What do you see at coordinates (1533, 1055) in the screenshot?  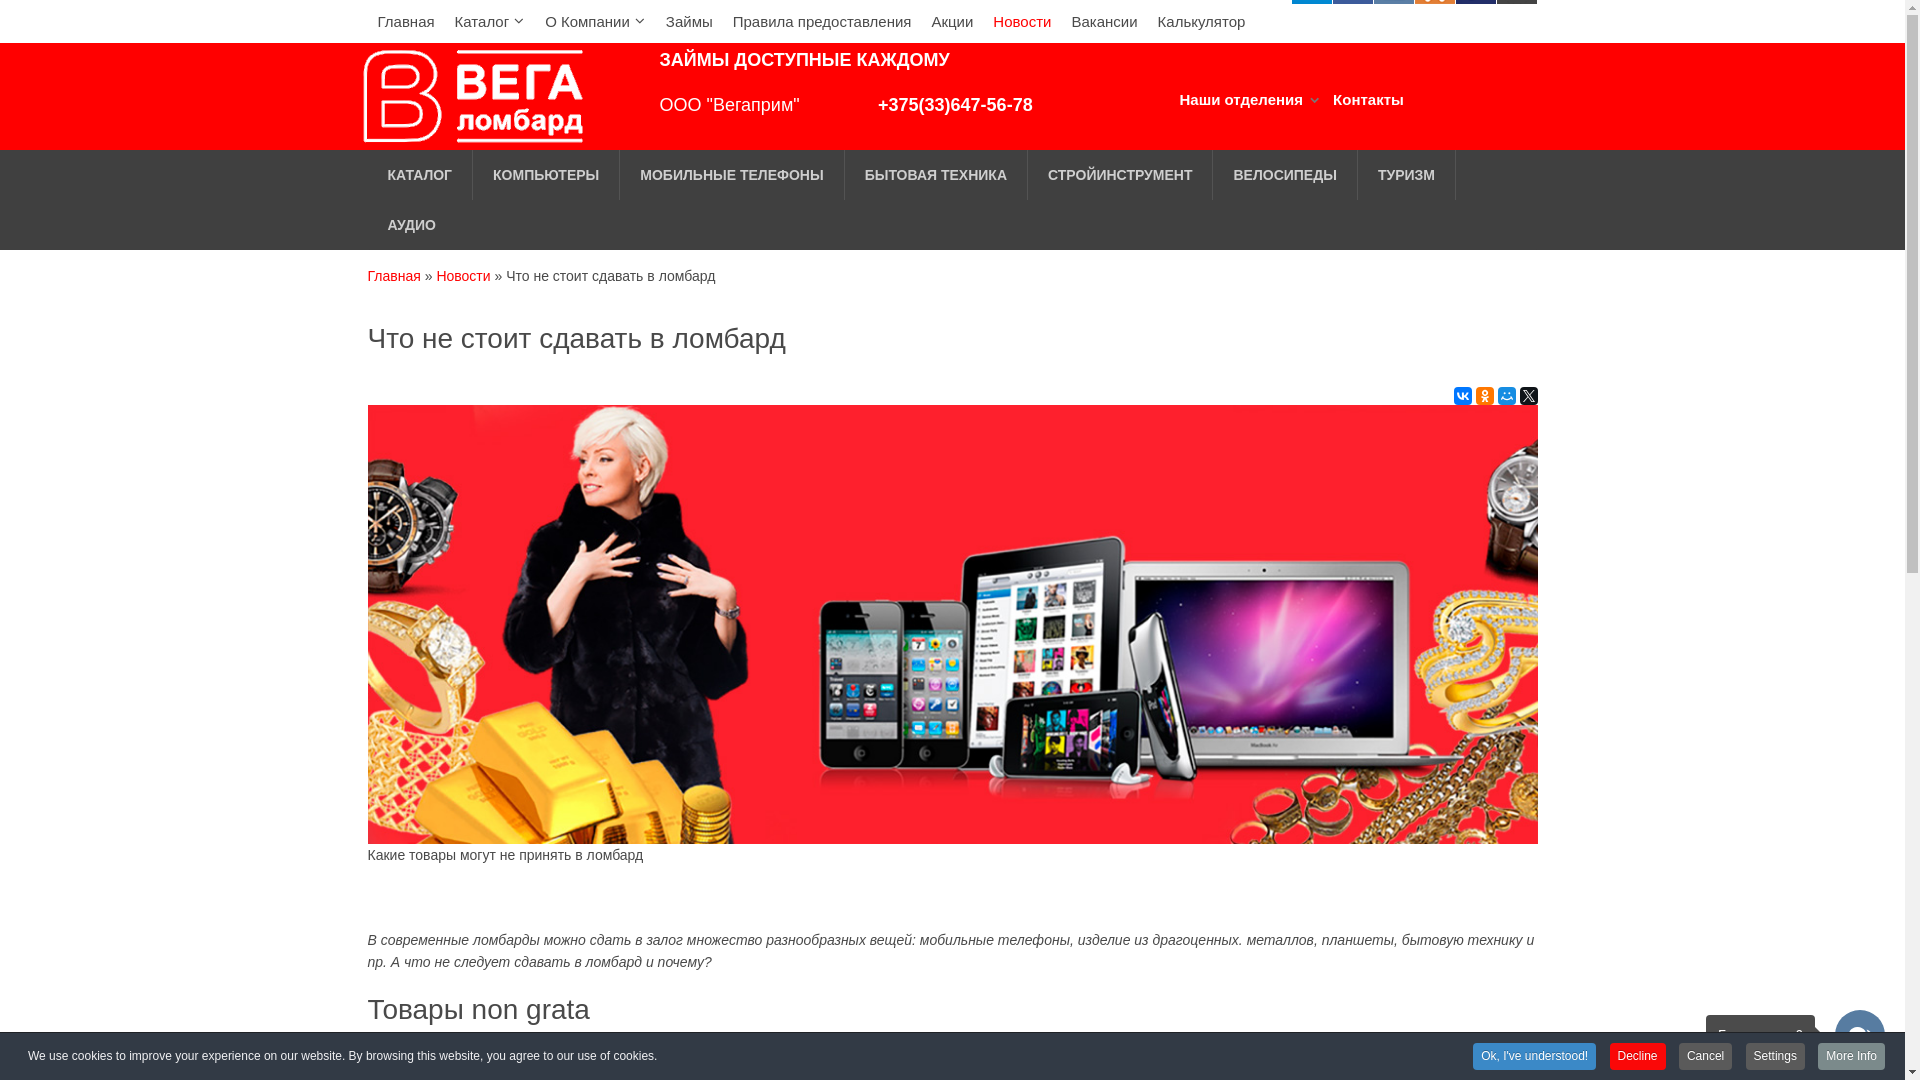 I see `'Ok, I've understood!'` at bounding box center [1533, 1055].